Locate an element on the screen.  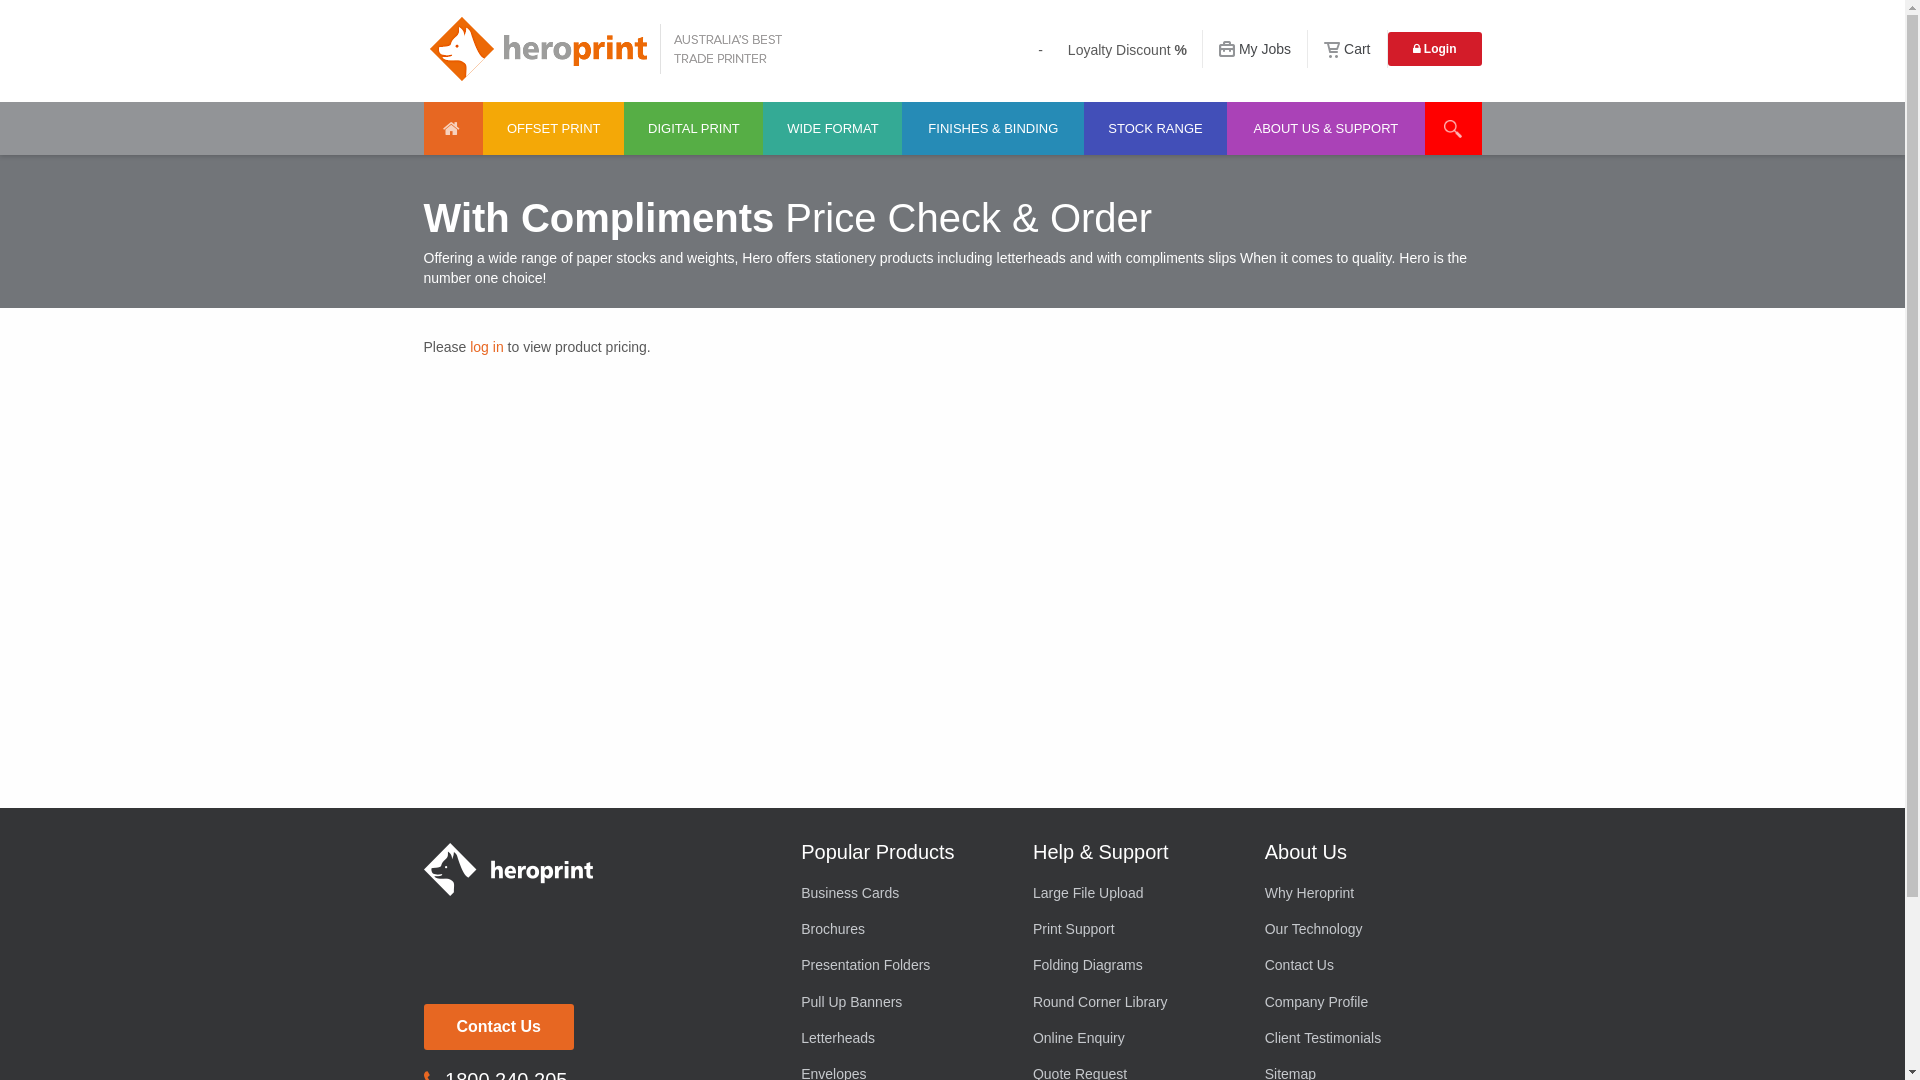
'Round Corner Library' is located at coordinates (1133, 1002).